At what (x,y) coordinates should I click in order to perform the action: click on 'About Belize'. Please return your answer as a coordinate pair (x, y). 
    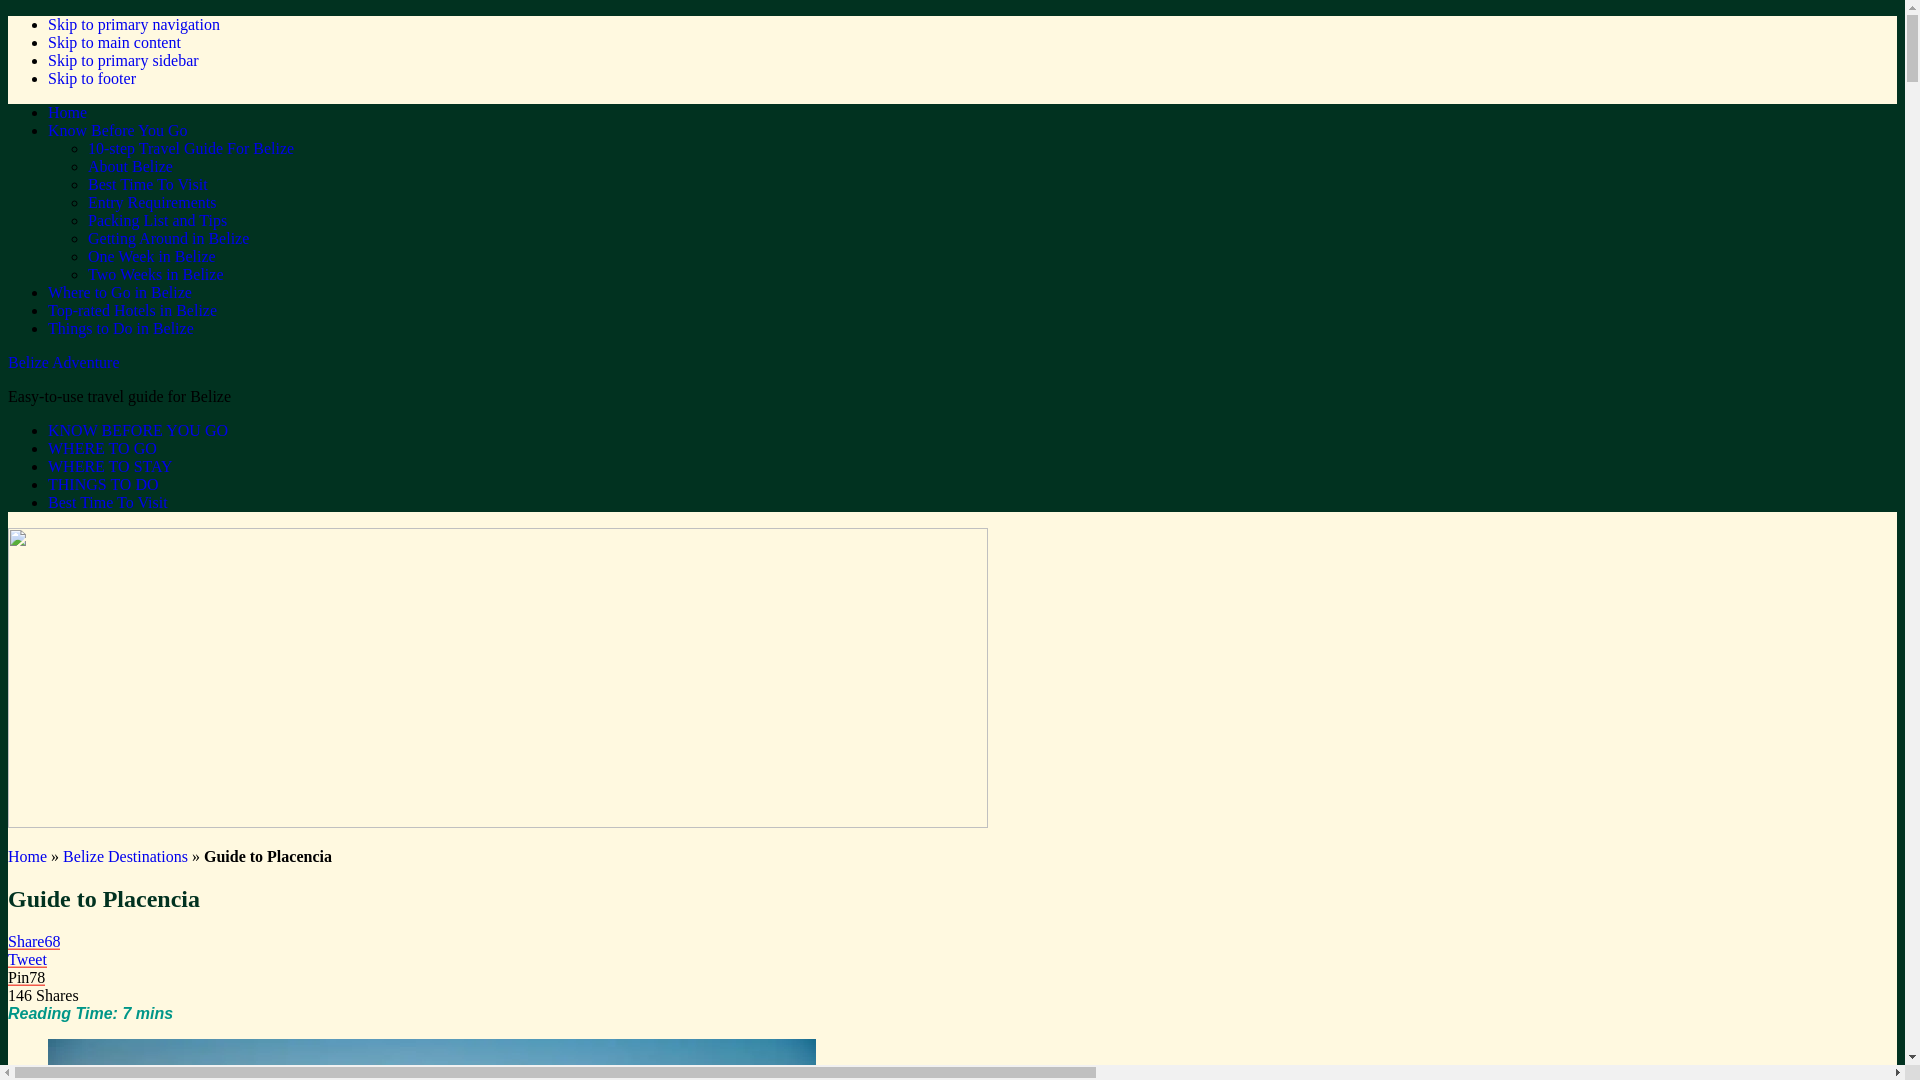
    Looking at the image, I should click on (129, 165).